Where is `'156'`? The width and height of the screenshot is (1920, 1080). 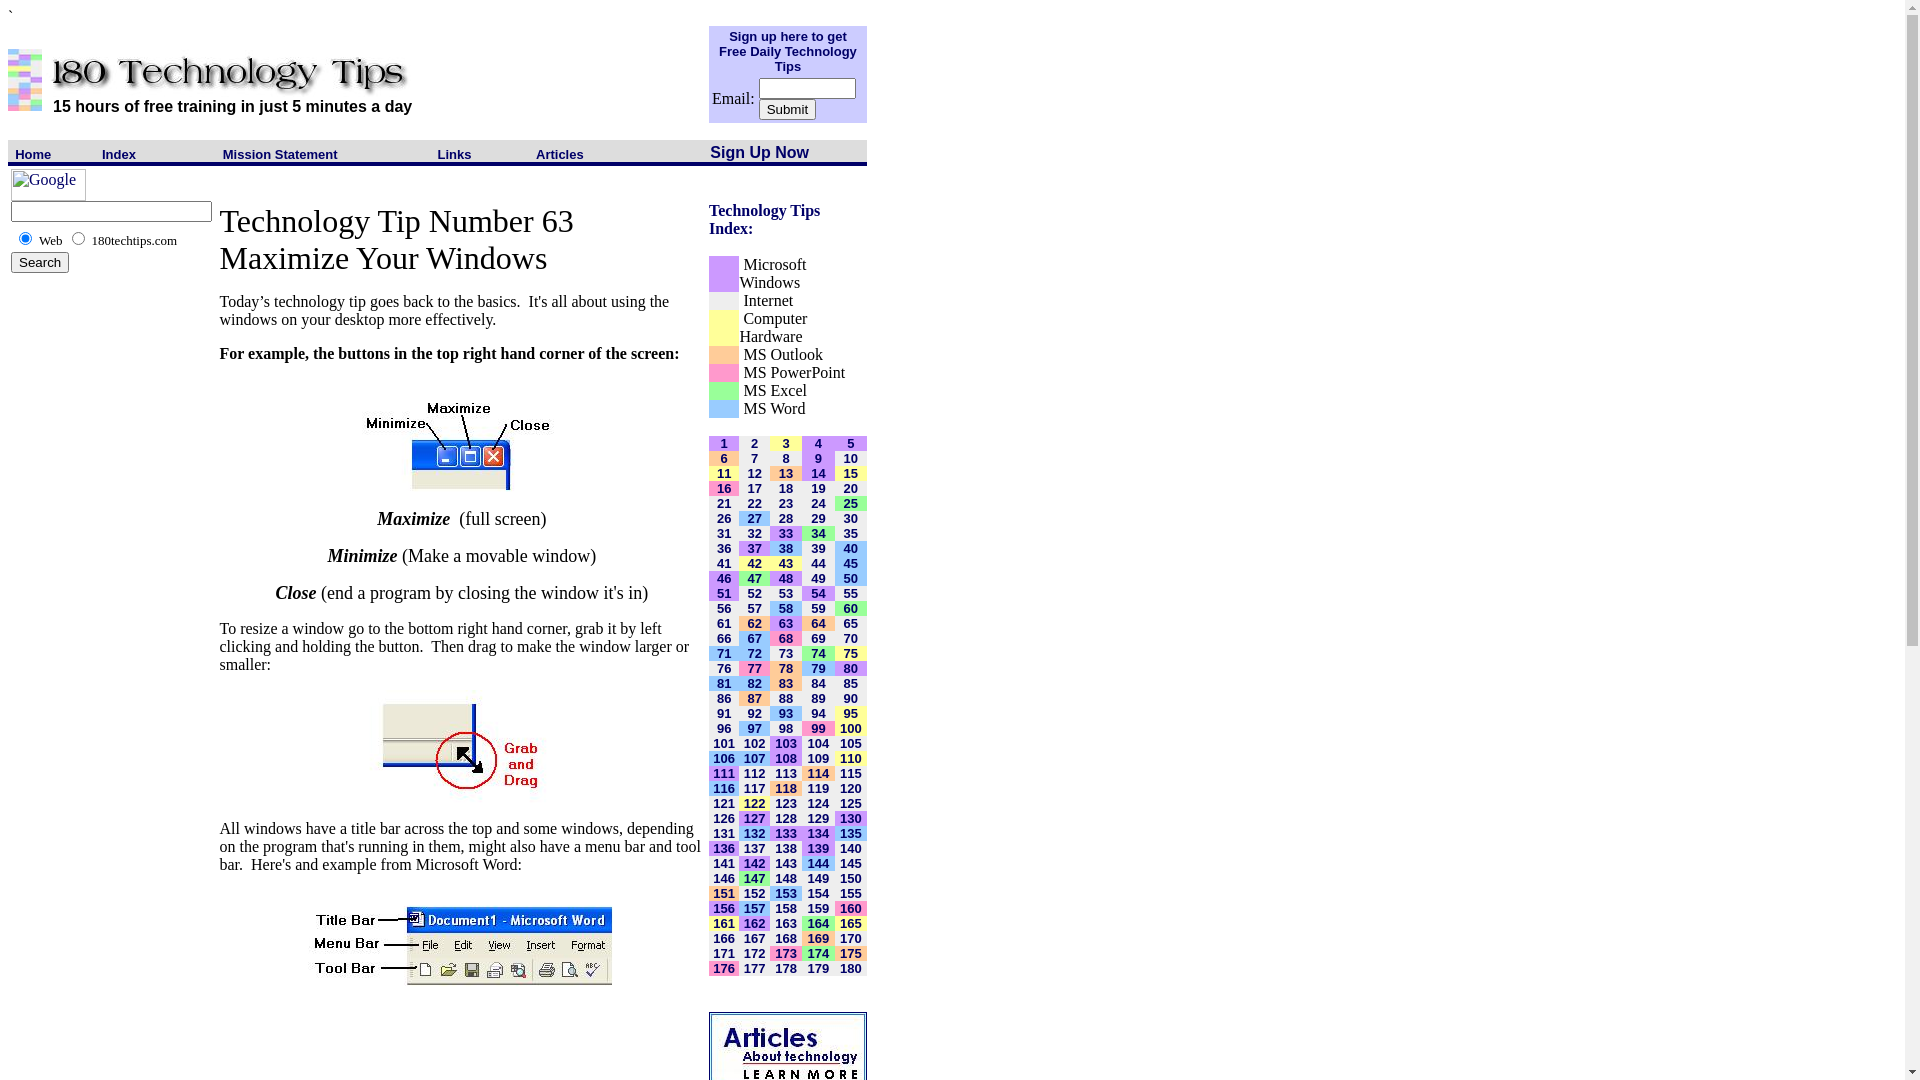
'156' is located at coordinates (723, 907).